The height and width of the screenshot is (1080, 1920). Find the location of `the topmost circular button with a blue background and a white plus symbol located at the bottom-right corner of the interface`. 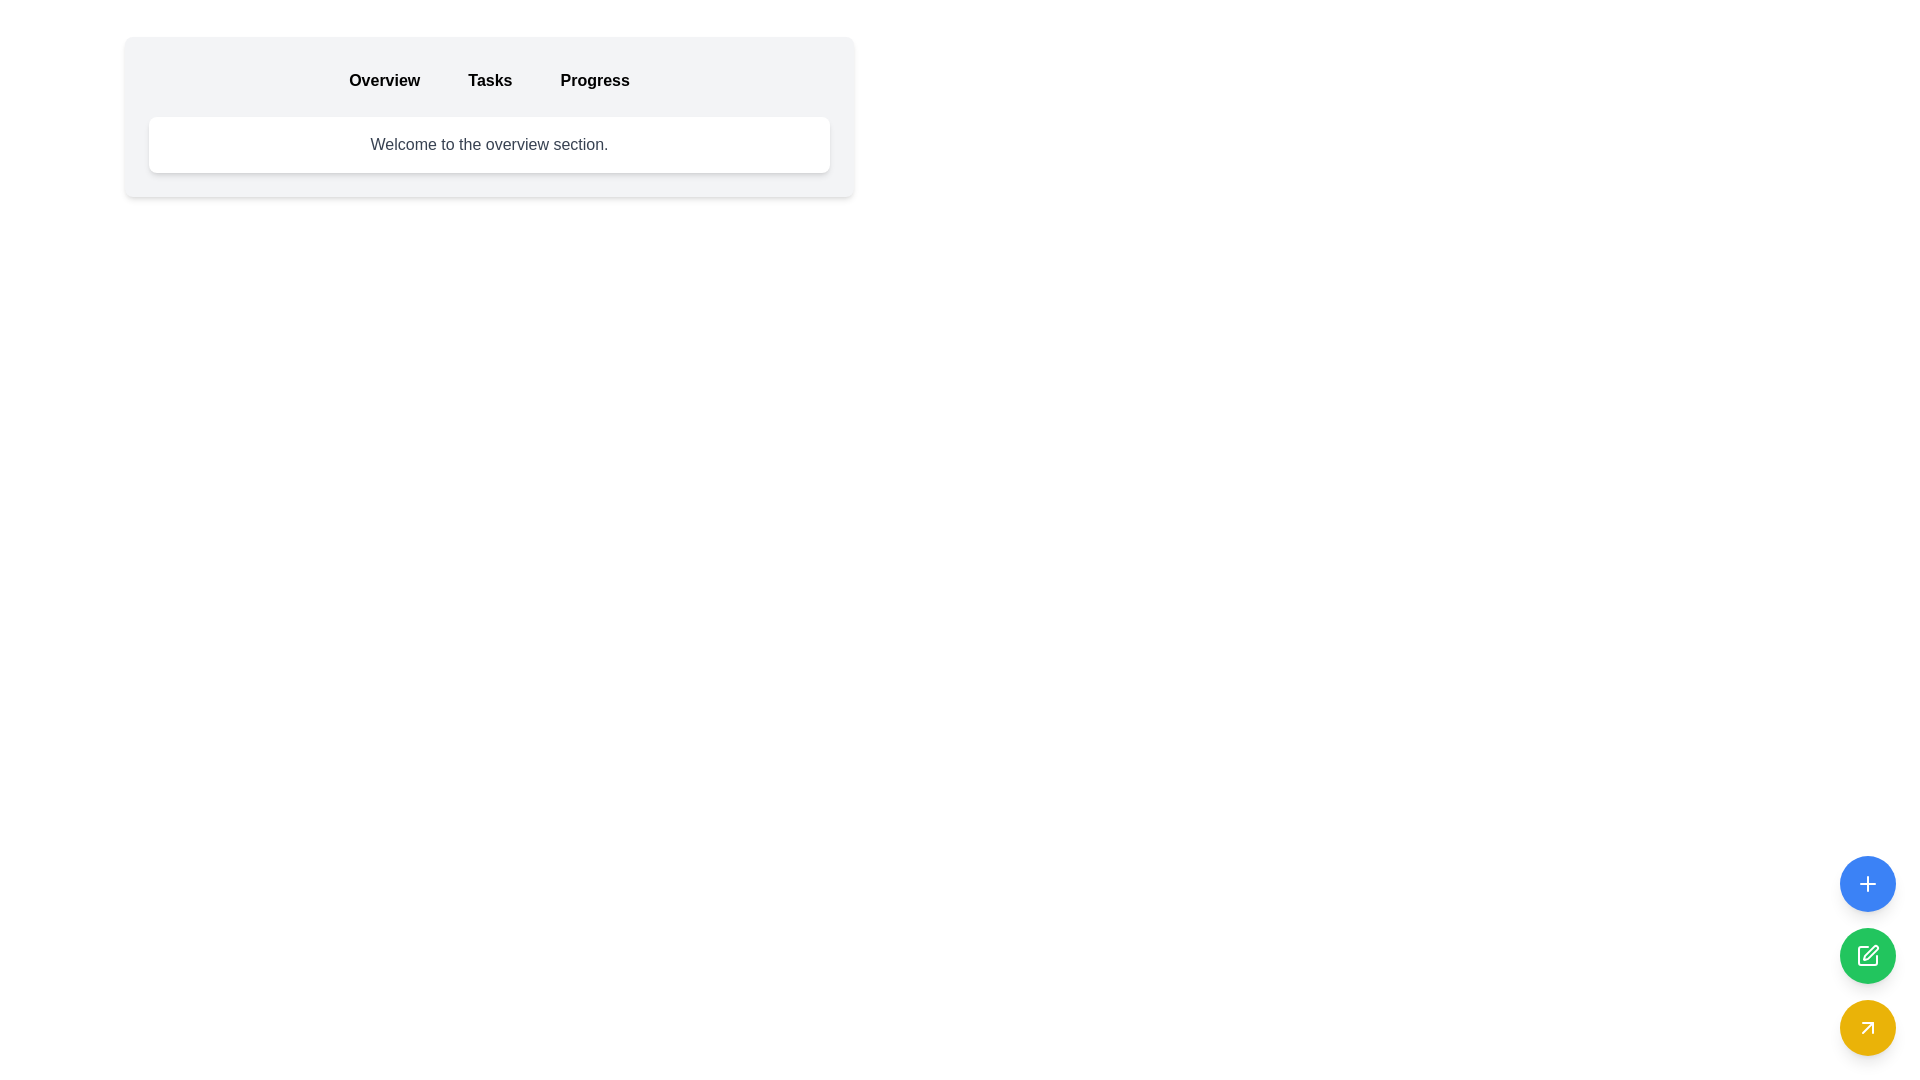

the topmost circular button with a blue background and a white plus symbol located at the bottom-right corner of the interface is located at coordinates (1866, 882).